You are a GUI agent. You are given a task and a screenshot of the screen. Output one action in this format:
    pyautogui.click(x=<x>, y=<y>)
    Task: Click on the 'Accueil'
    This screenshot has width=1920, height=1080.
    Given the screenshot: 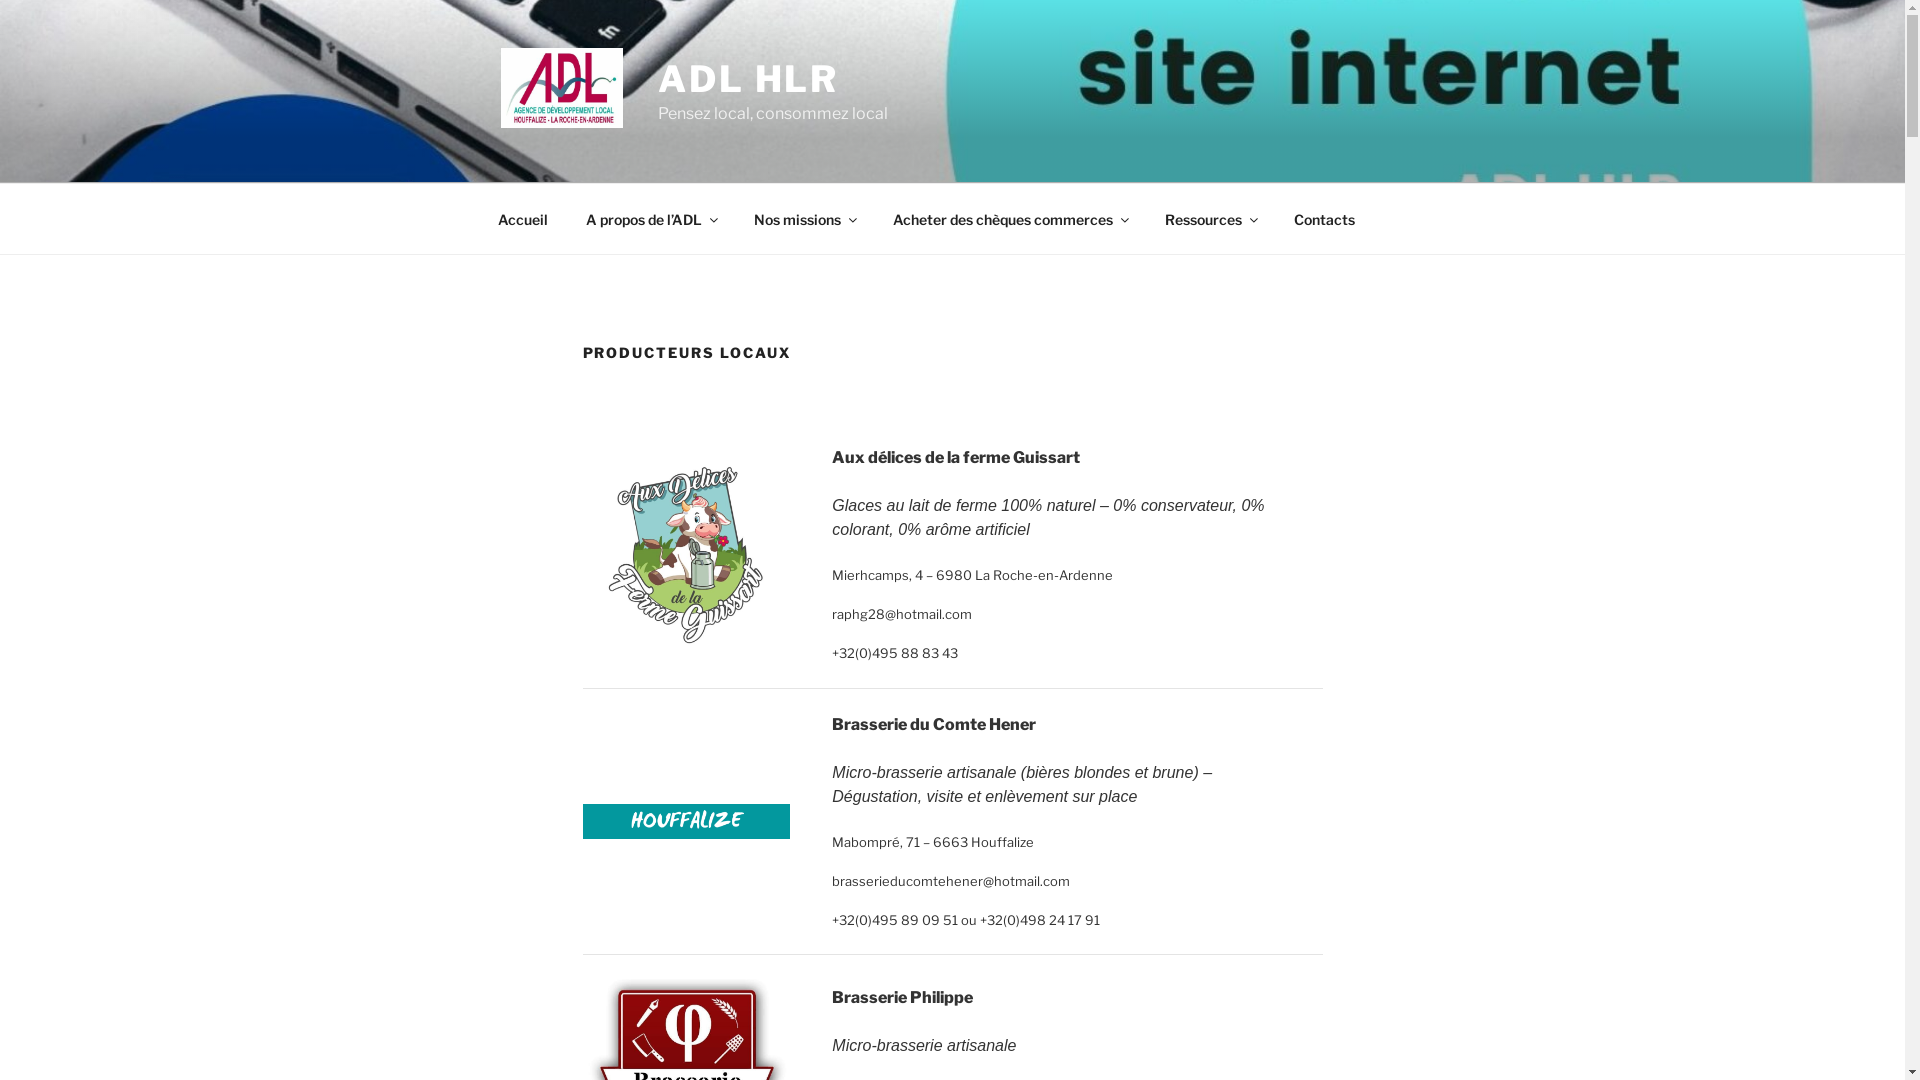 What is the action you would take?
    pyautogui.click(x=522, y=218)
    